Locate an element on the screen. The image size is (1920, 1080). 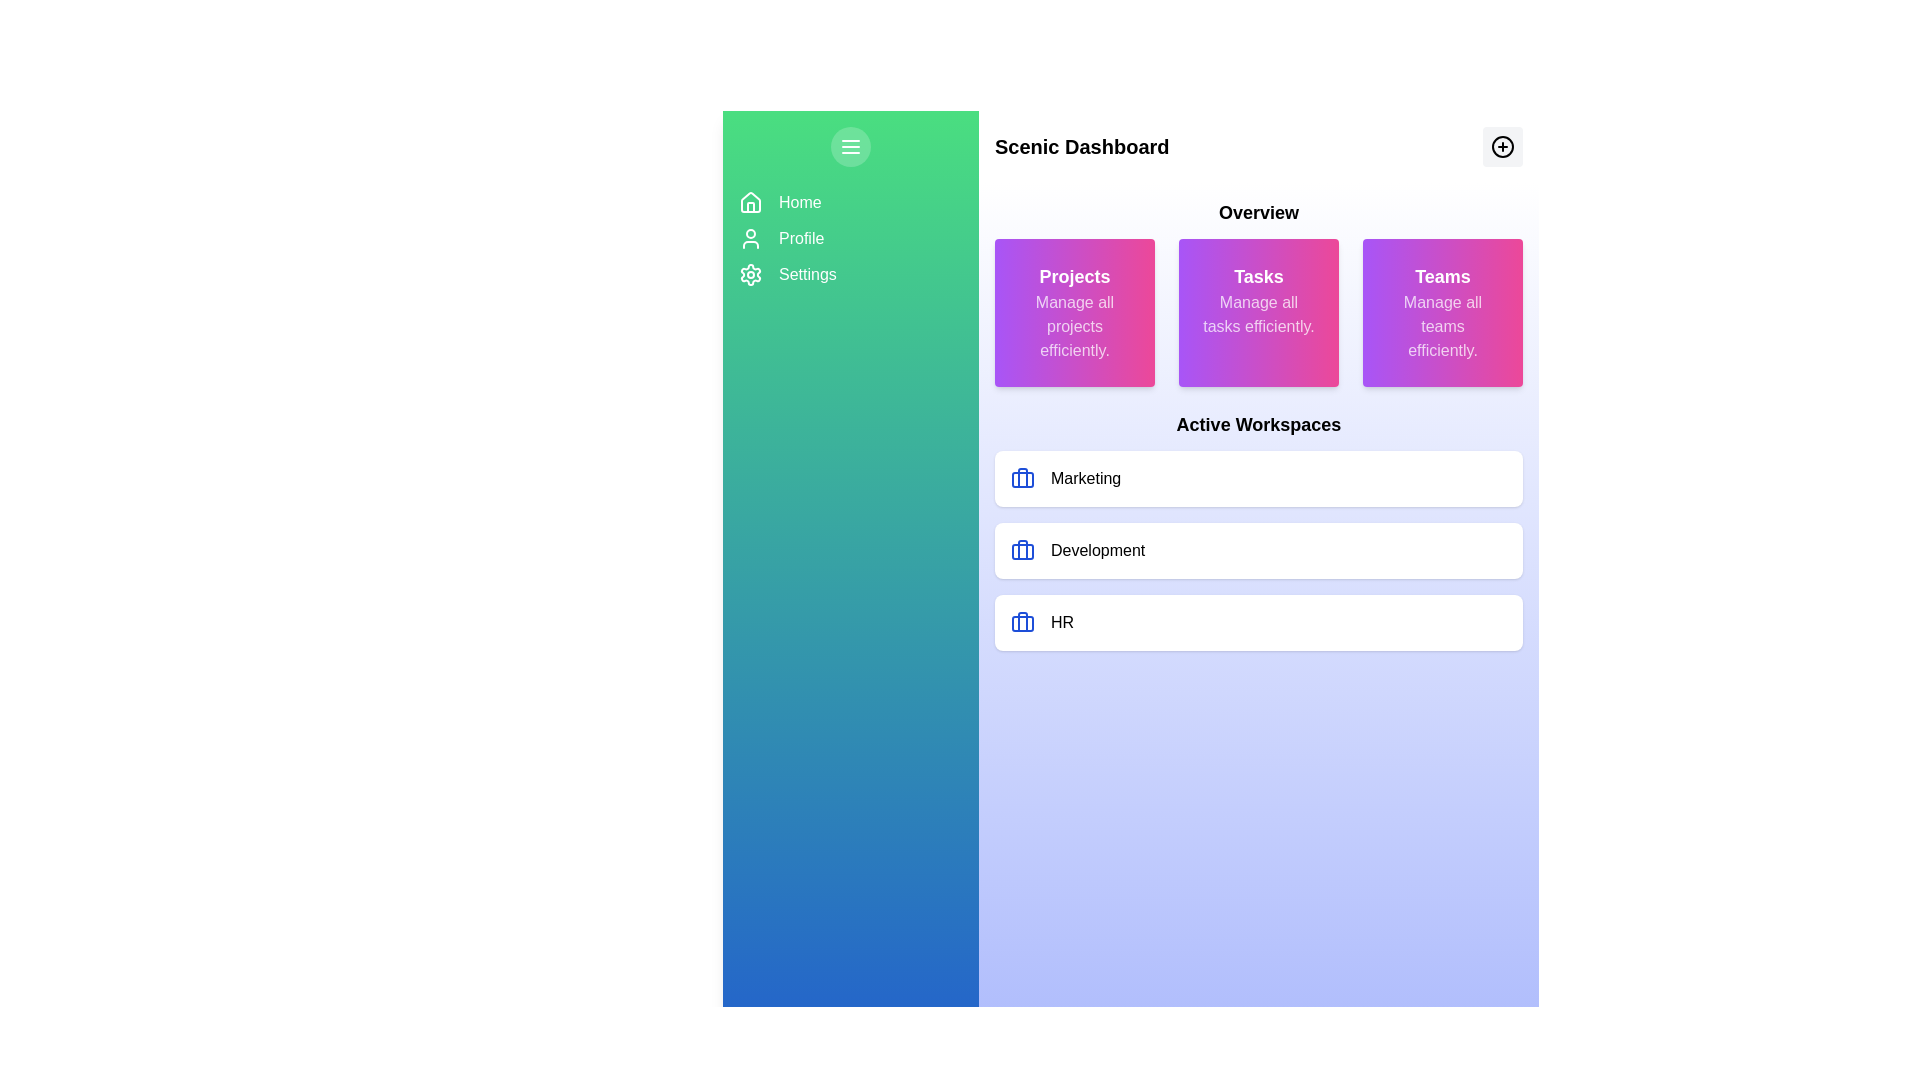
the blue rectangular icon with rounded corners that is part of the briefcase icon in the 'Active Workspaces' section is located at coordinates (1022, 551).